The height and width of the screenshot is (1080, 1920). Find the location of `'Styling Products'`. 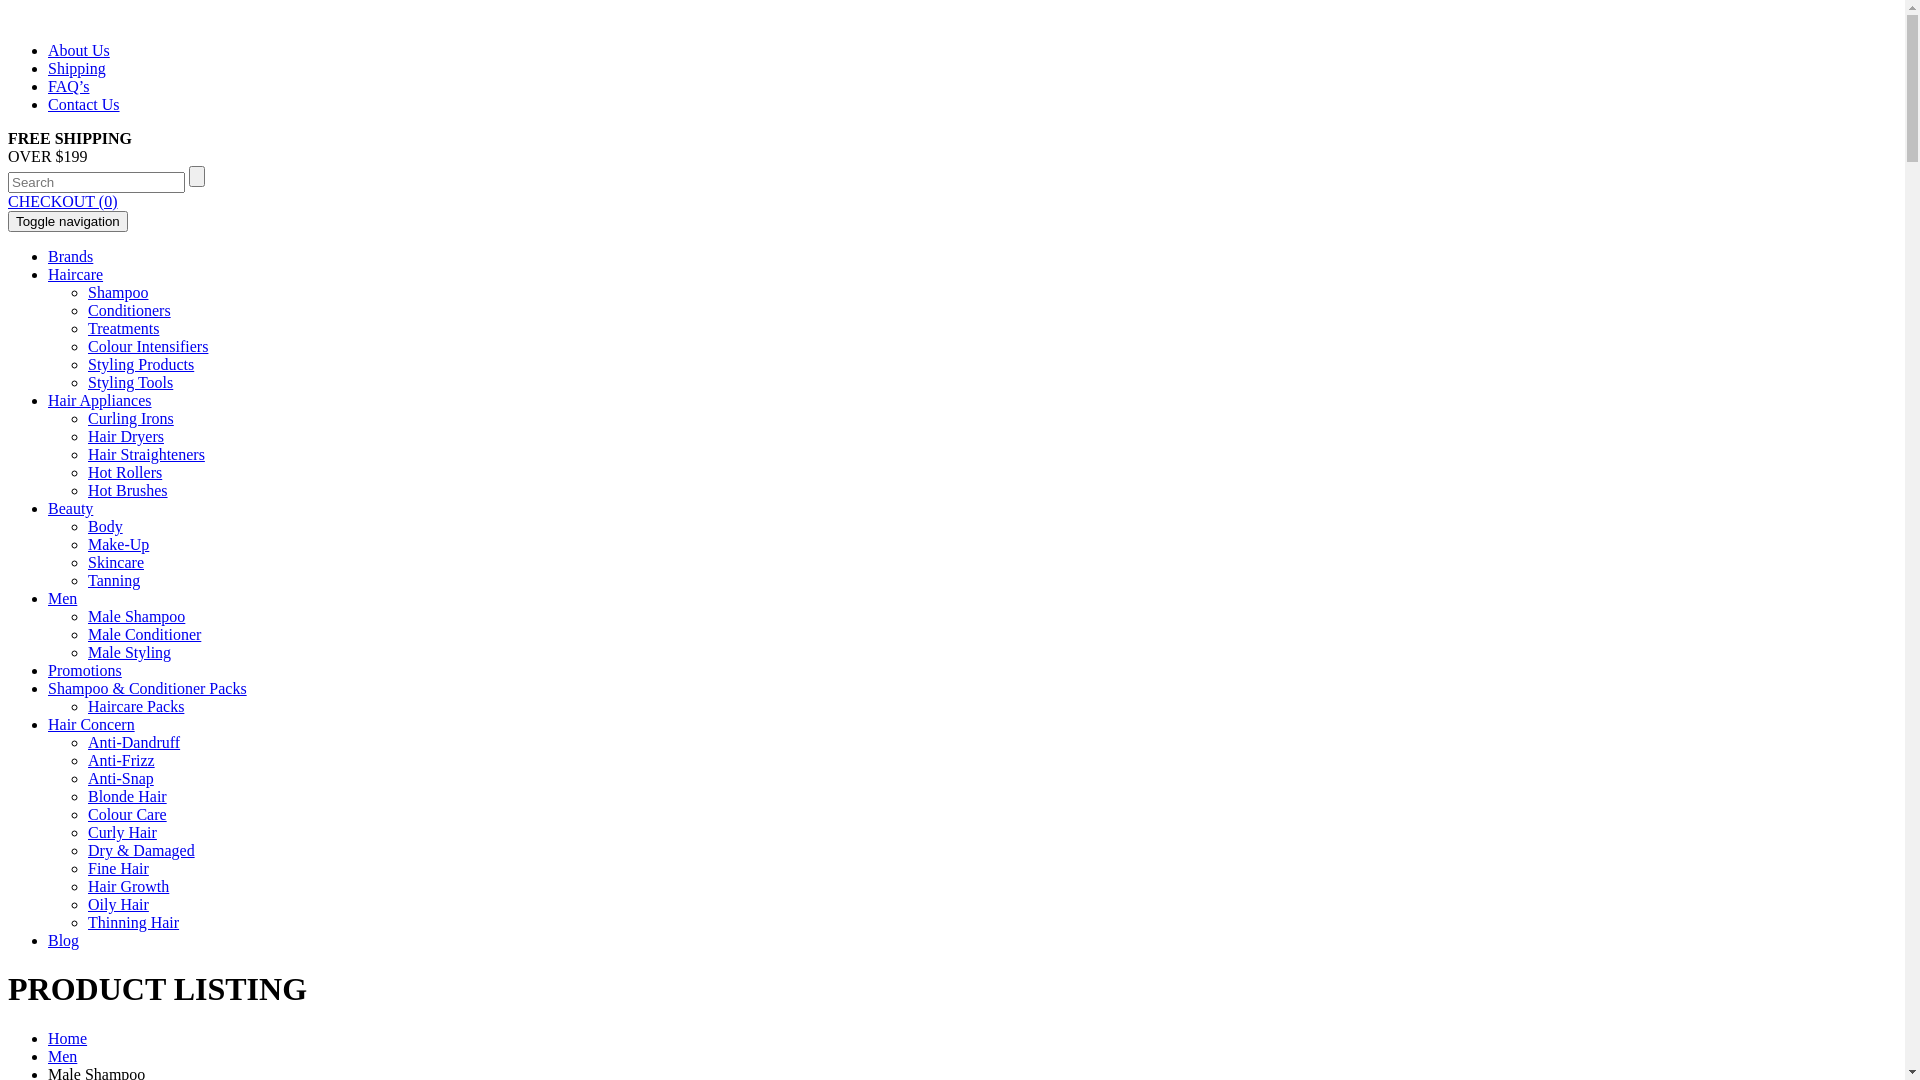

'Styling Products' is located at coordinates (86, 364).